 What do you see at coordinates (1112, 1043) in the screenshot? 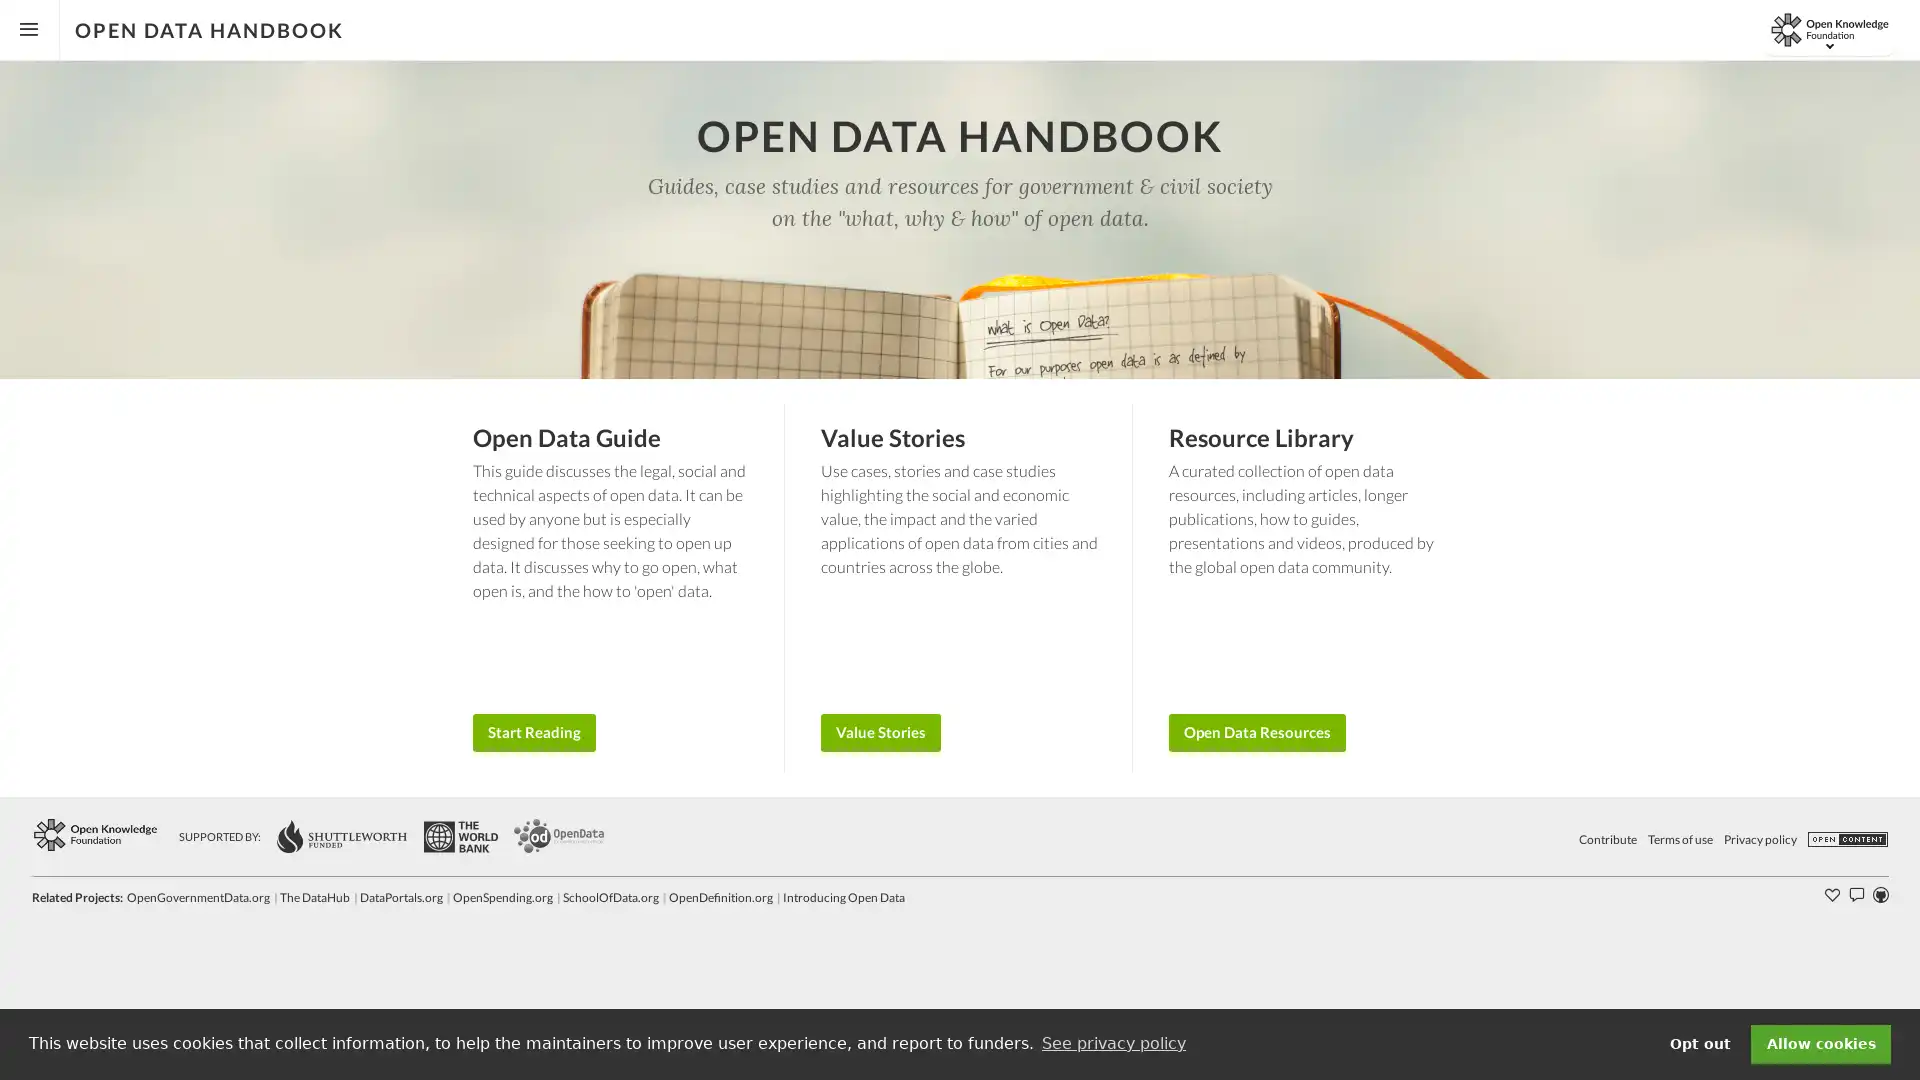
I see `learn more about cookies` at bounding box center [1112, 1043].